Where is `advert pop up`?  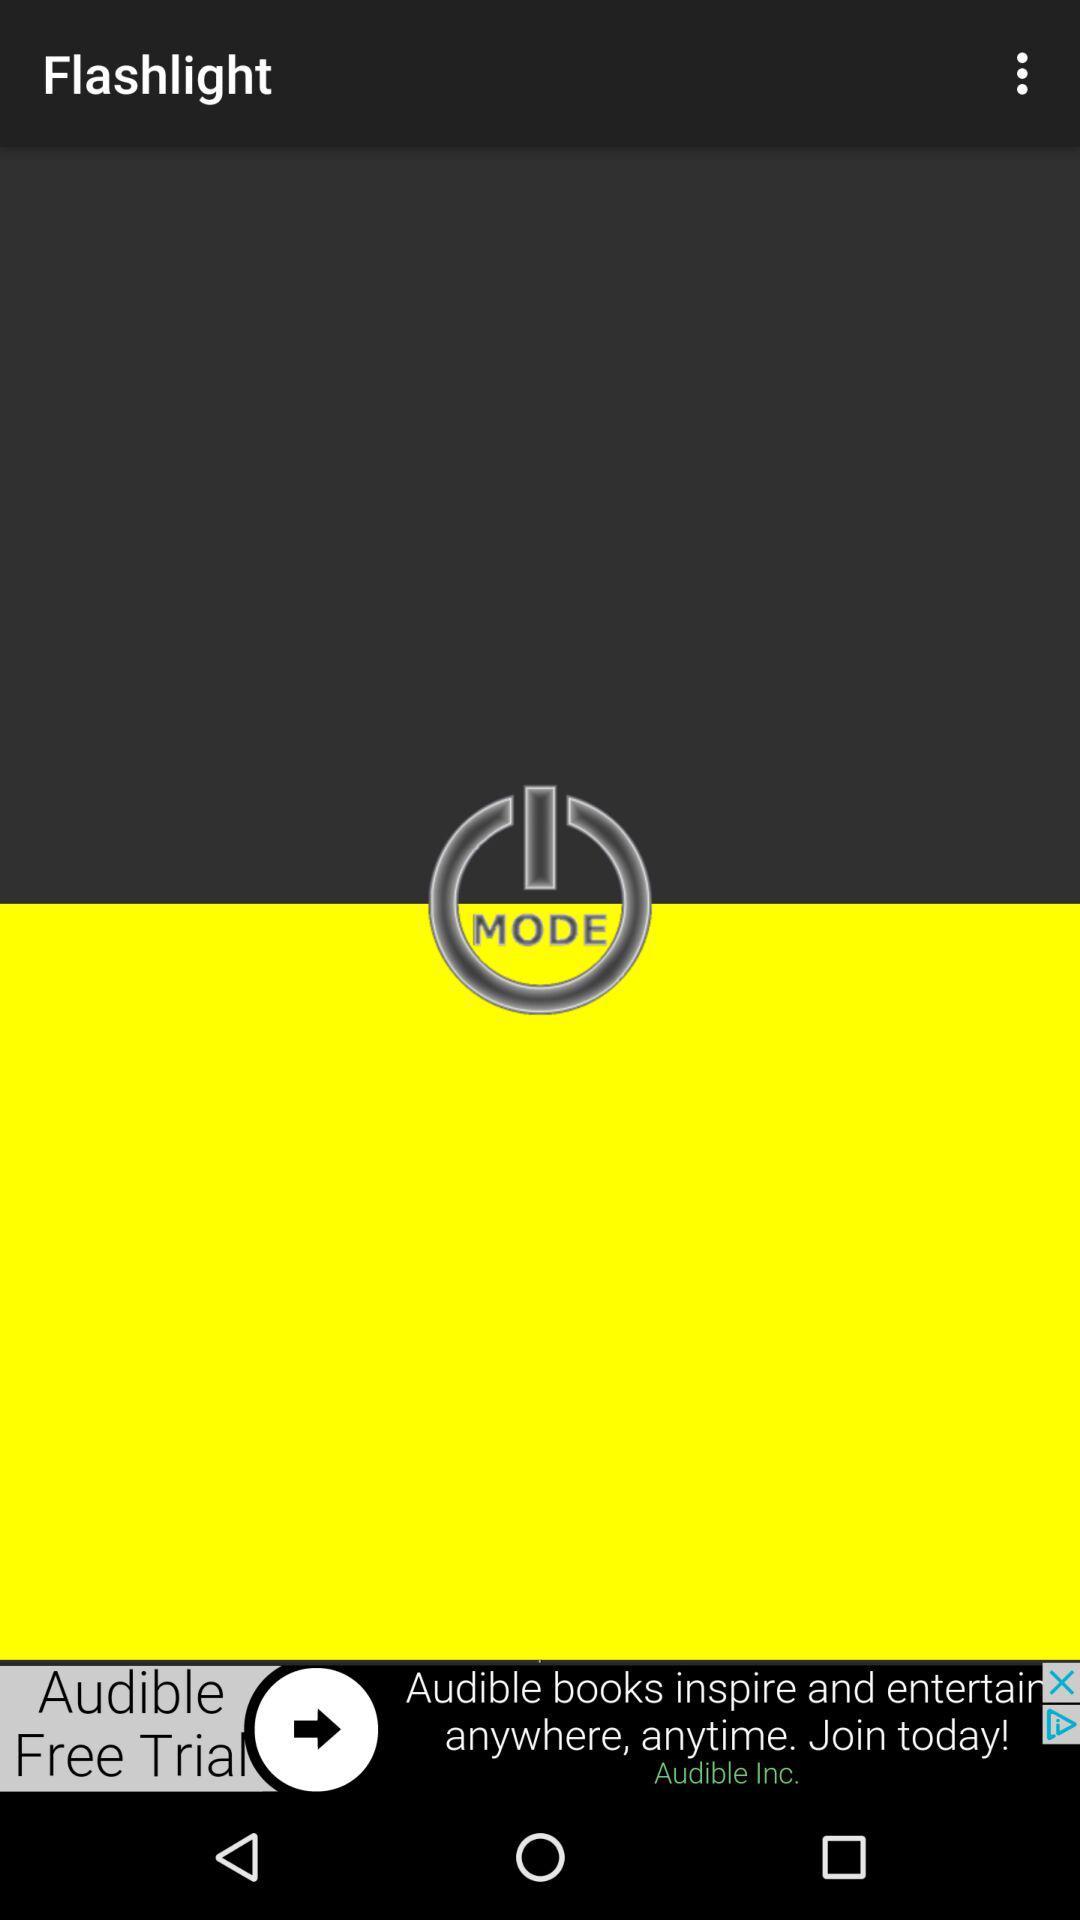
advert pop up is located at coordinates (540, 1727).